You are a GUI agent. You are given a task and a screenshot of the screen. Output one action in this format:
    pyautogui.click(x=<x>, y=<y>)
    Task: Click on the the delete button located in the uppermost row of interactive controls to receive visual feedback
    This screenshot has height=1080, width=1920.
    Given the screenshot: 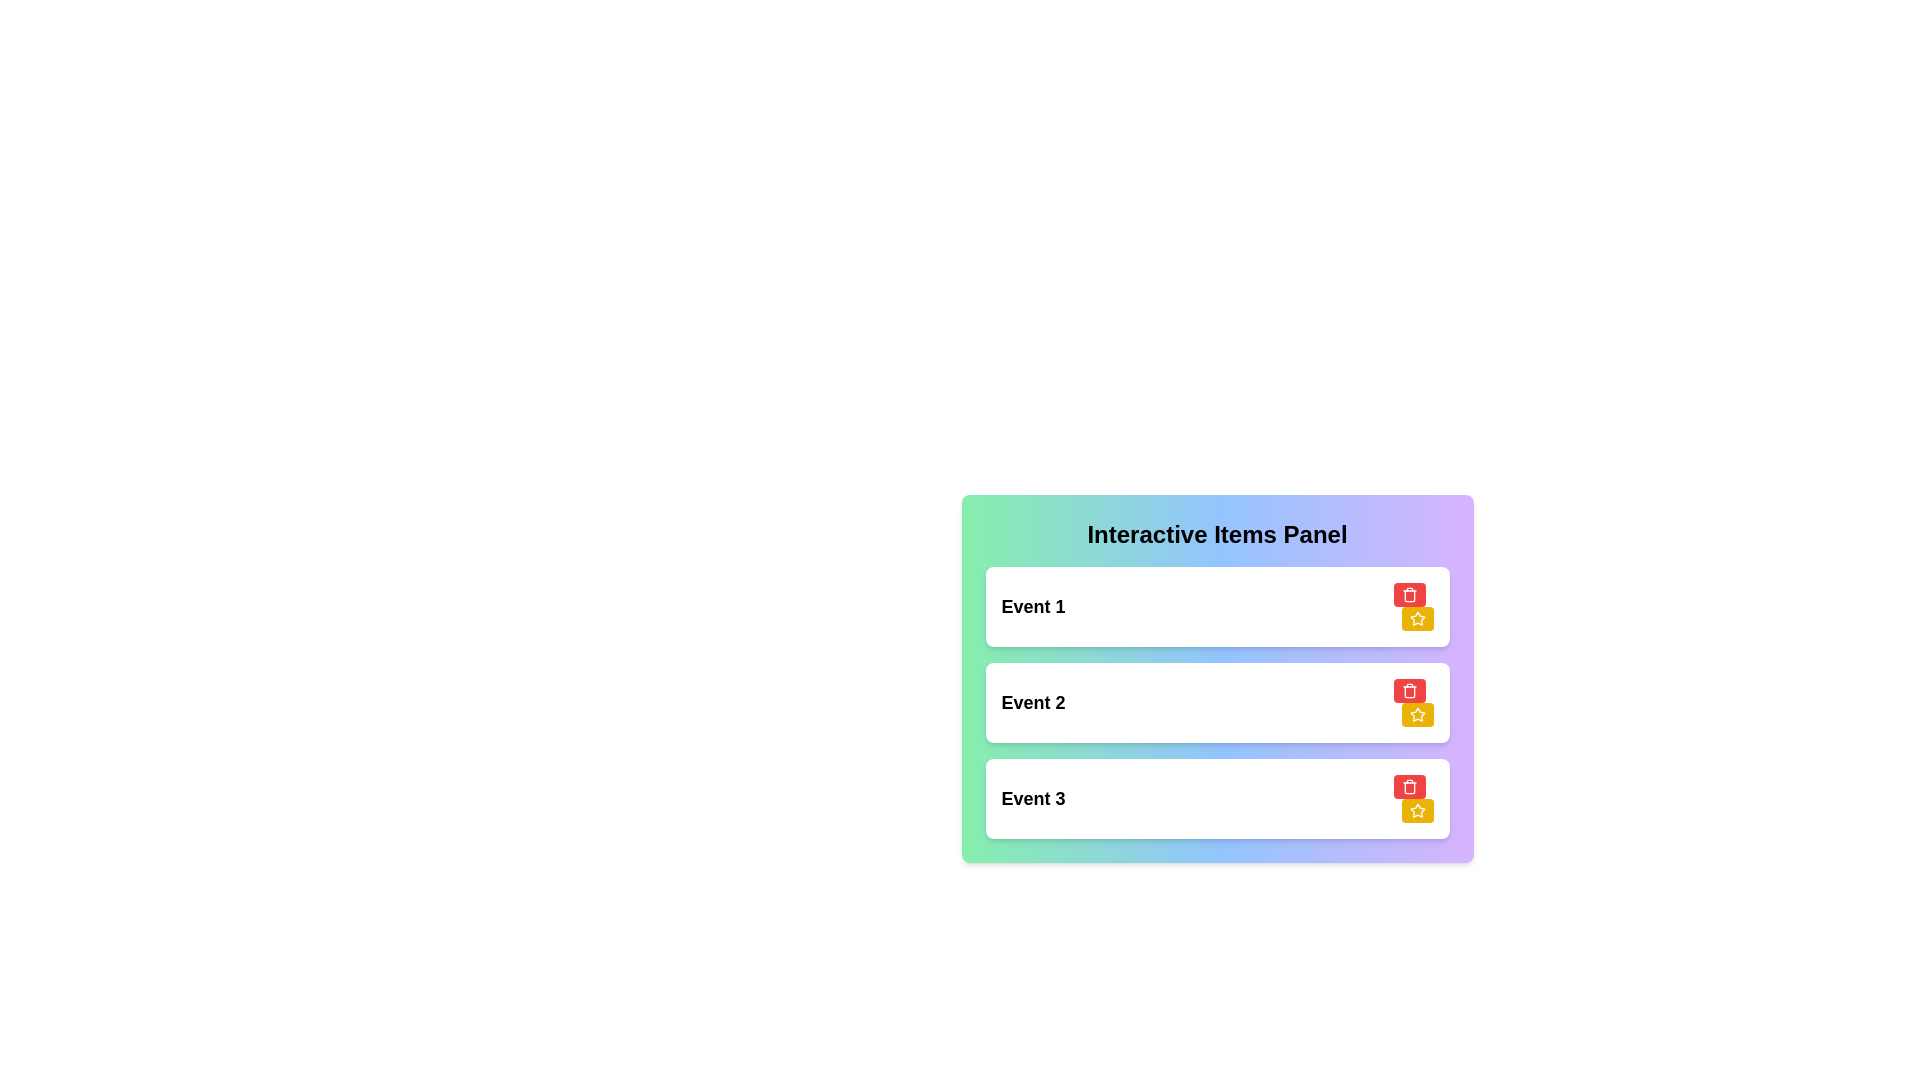 What is the action you would take?
    pyautogui.click(x=1408, y=593)
    